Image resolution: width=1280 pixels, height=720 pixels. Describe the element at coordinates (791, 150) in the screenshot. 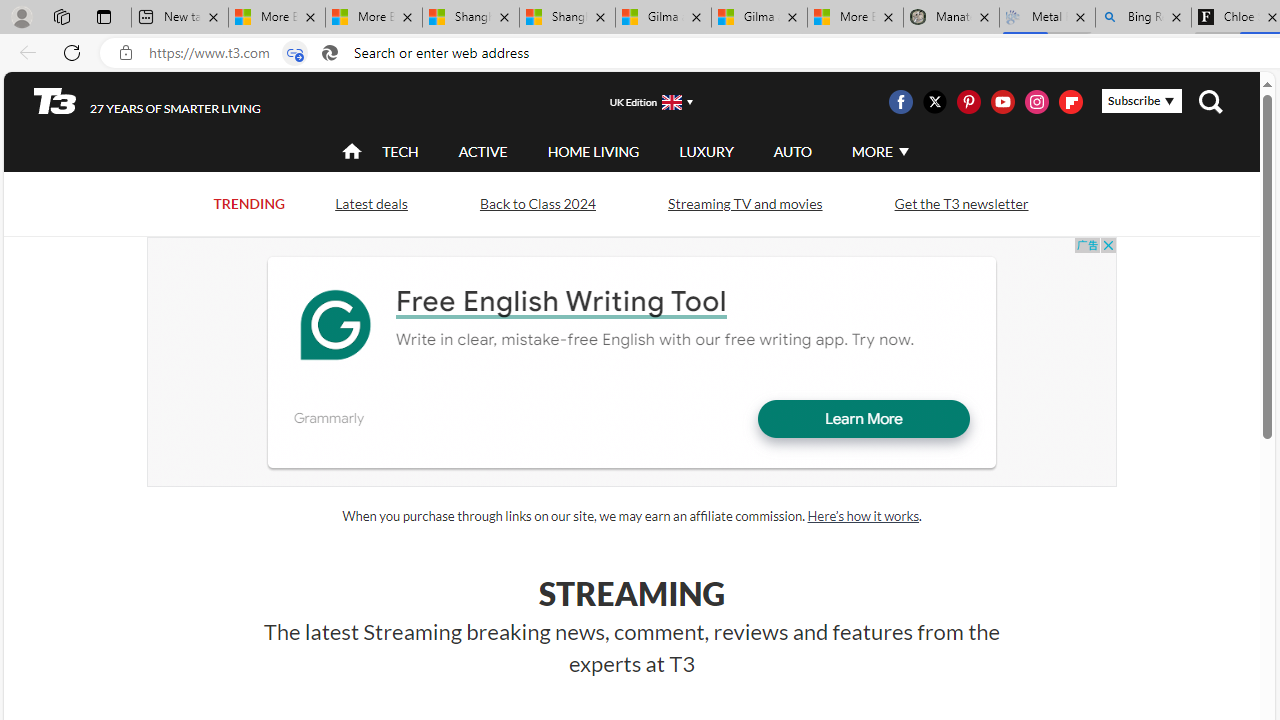

I see `'AUTO'` at that location.